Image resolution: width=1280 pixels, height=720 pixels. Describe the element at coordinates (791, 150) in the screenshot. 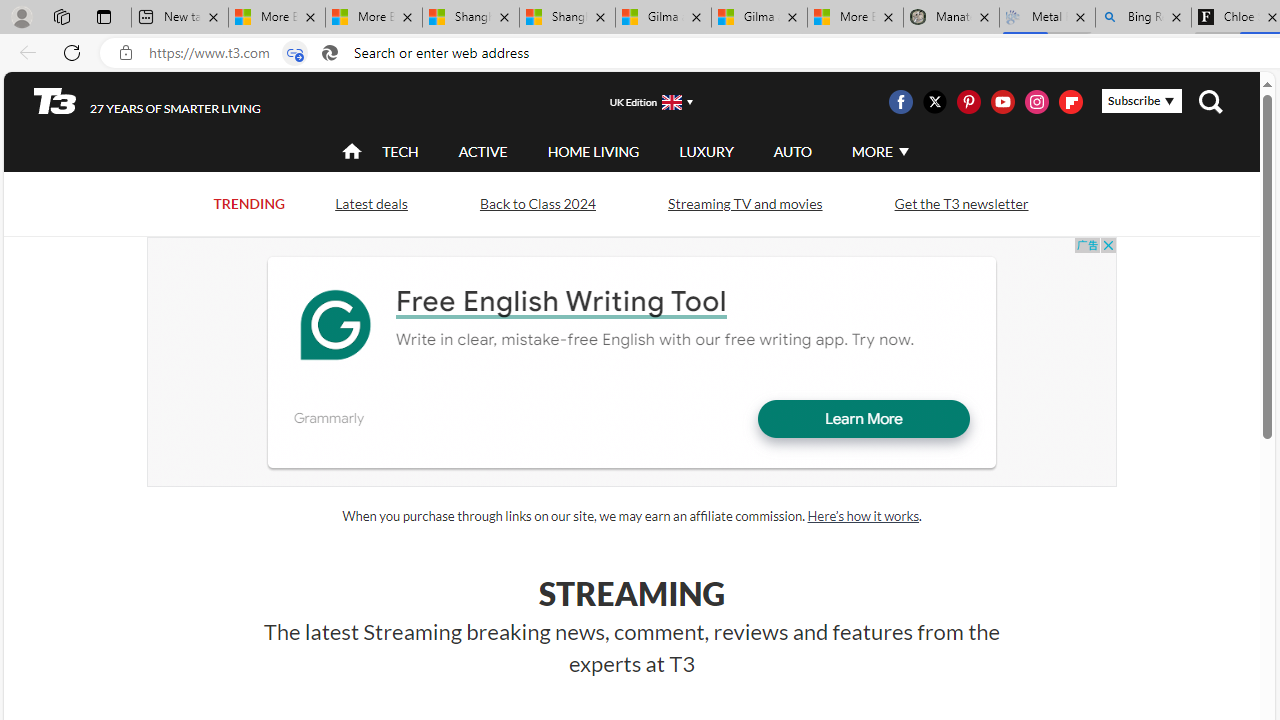

I see `'AUTO'` at that location.